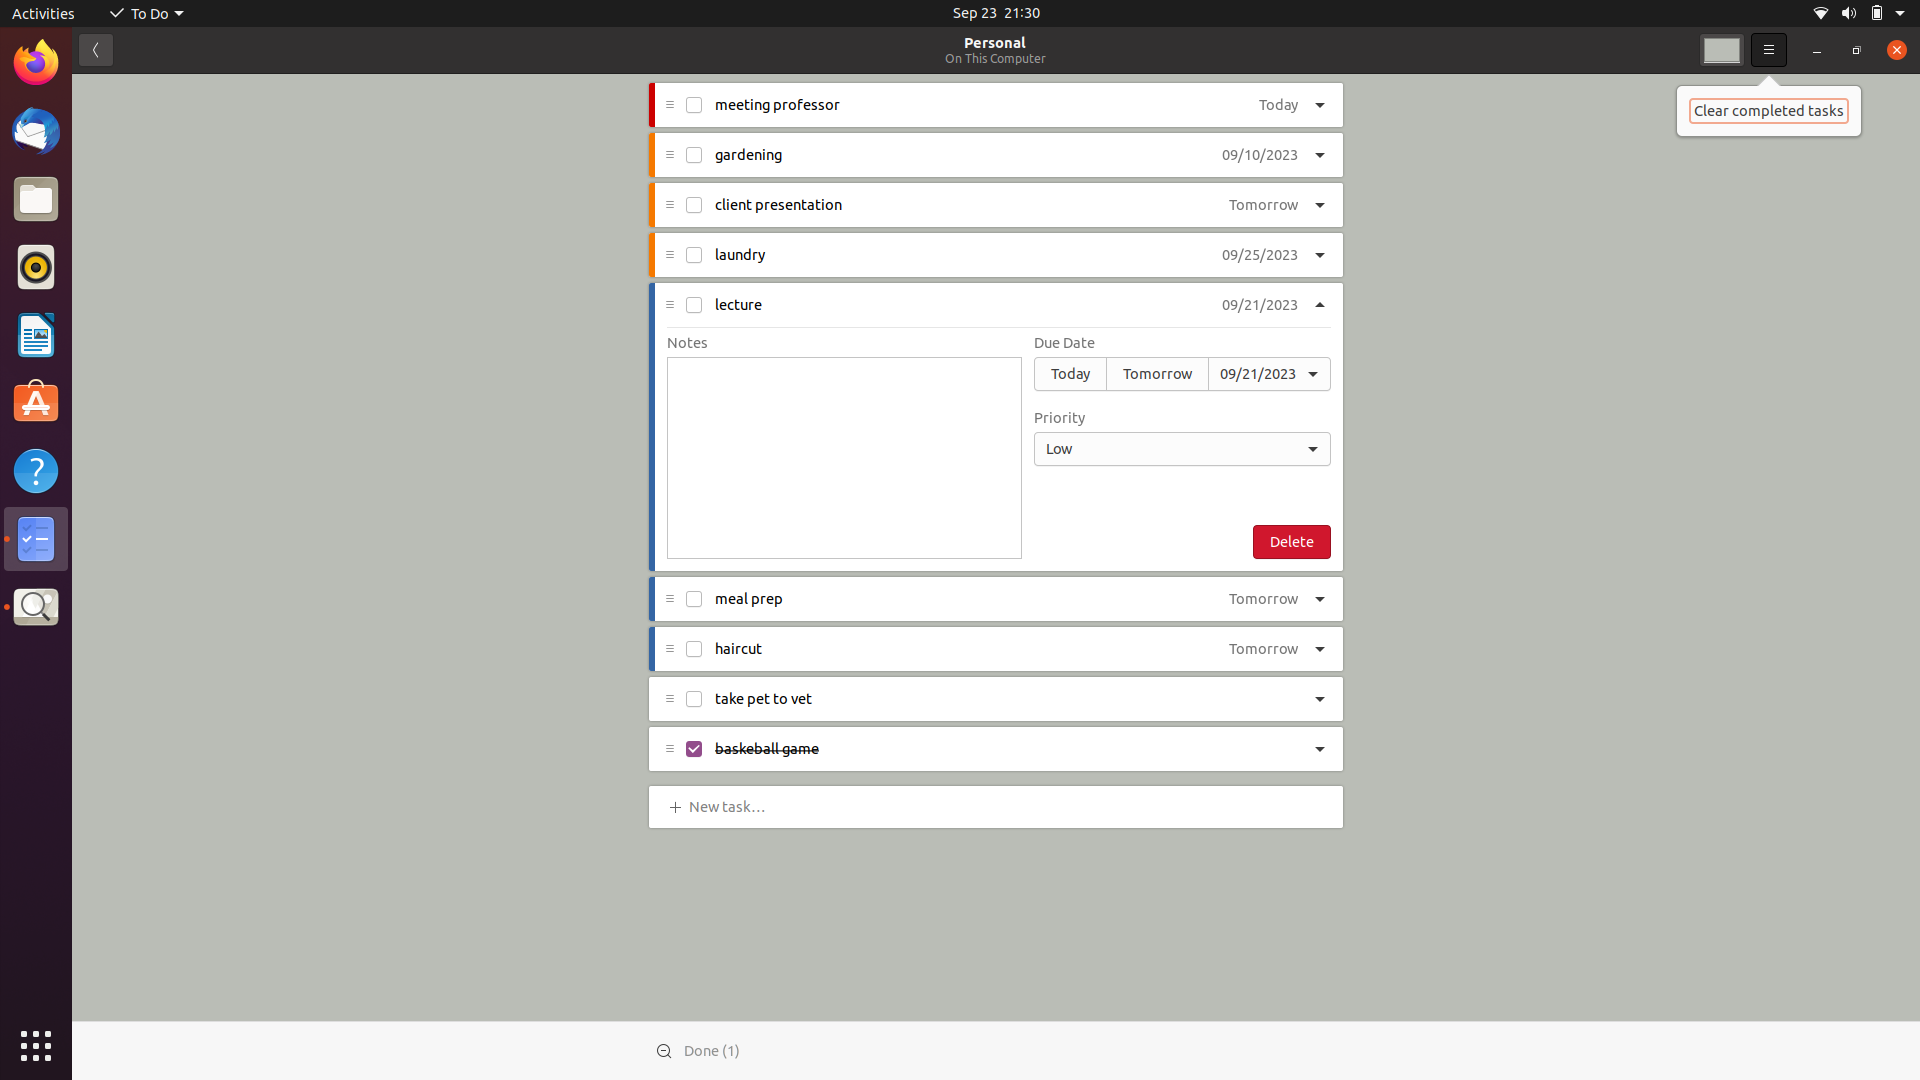  I want to click on the status of "haircut" task to completed, so click(692, 648).